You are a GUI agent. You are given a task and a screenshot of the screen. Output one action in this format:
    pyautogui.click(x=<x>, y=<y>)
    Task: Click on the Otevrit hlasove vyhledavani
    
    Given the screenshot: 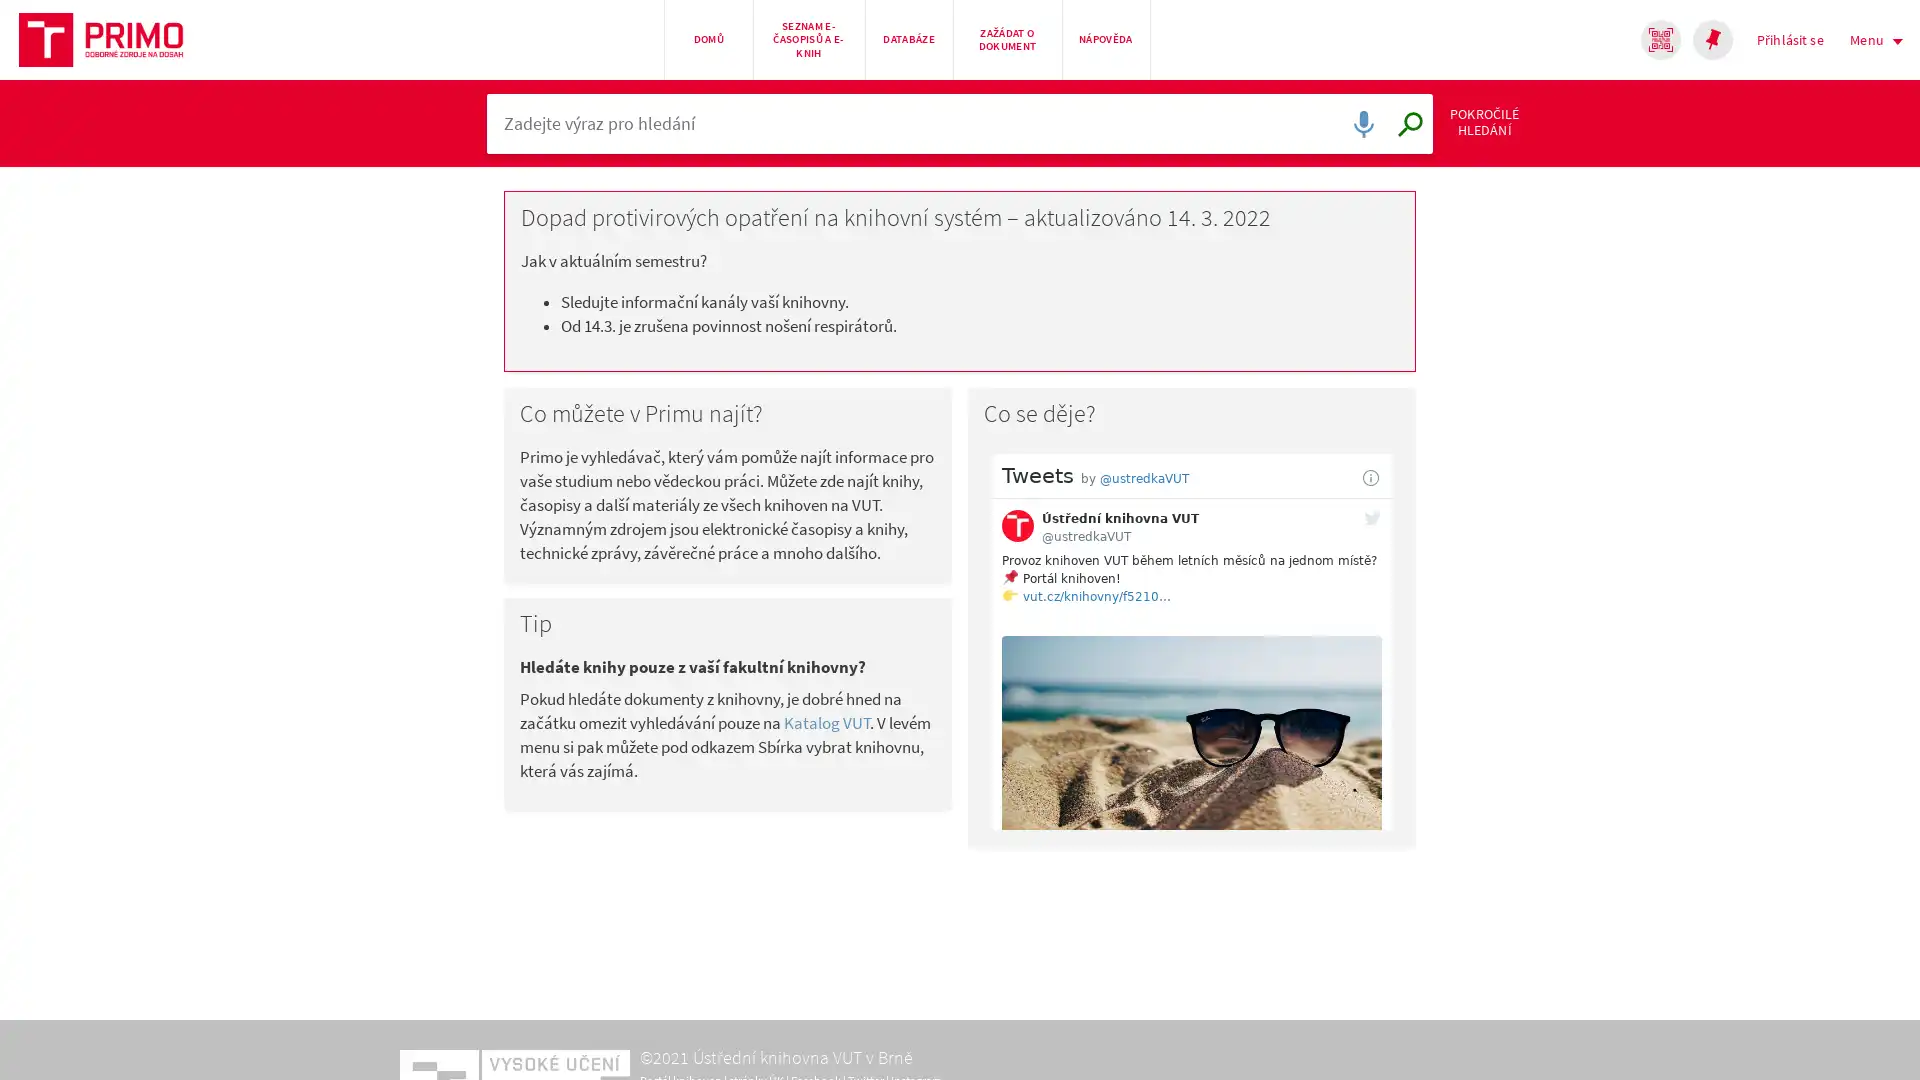 What is the action you would take?
    pyautogui.click(x=1358, y=131)
    